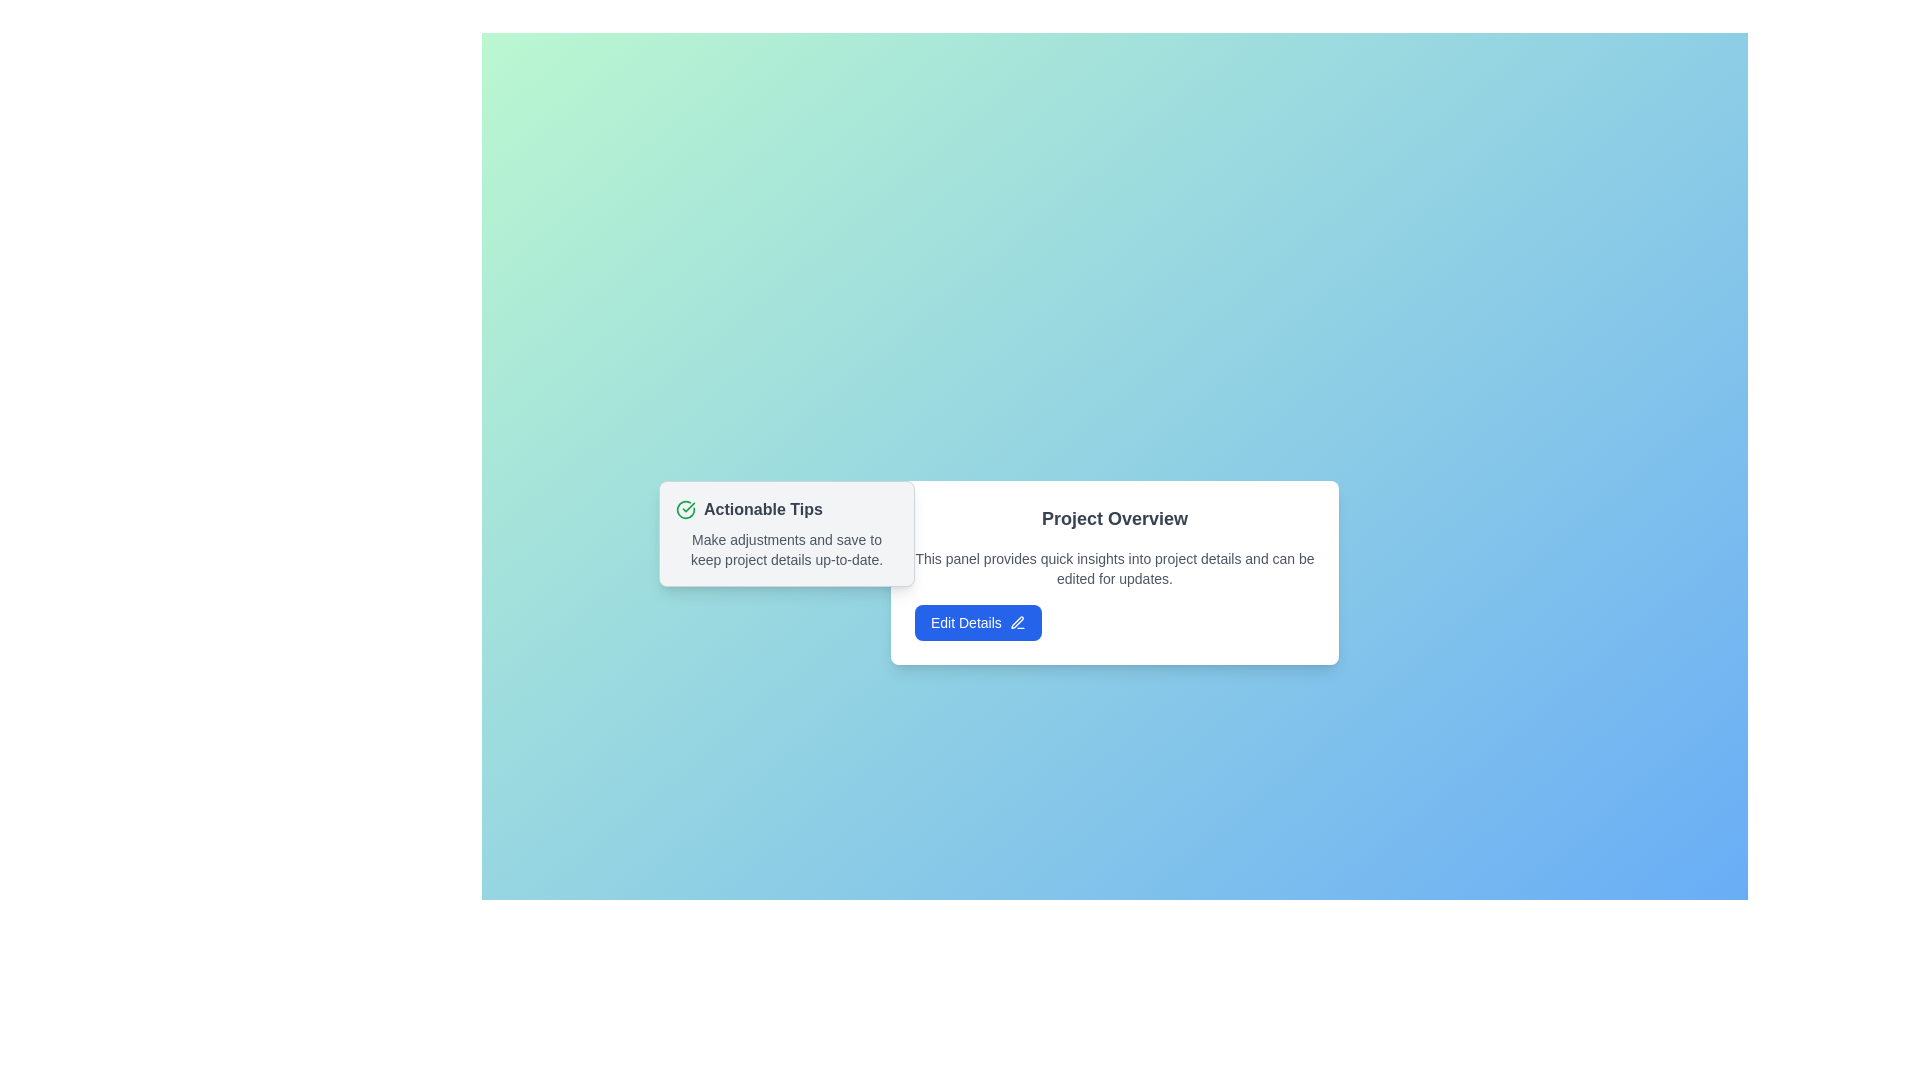 This screenshot has height=1080, width=1920. What do you see at coordinates (978, 622) in the screenshot?
I see `the button located at the bottom center of the 'Project Overview' panel to initiate editing the project details` at bounding box center [978, 622].